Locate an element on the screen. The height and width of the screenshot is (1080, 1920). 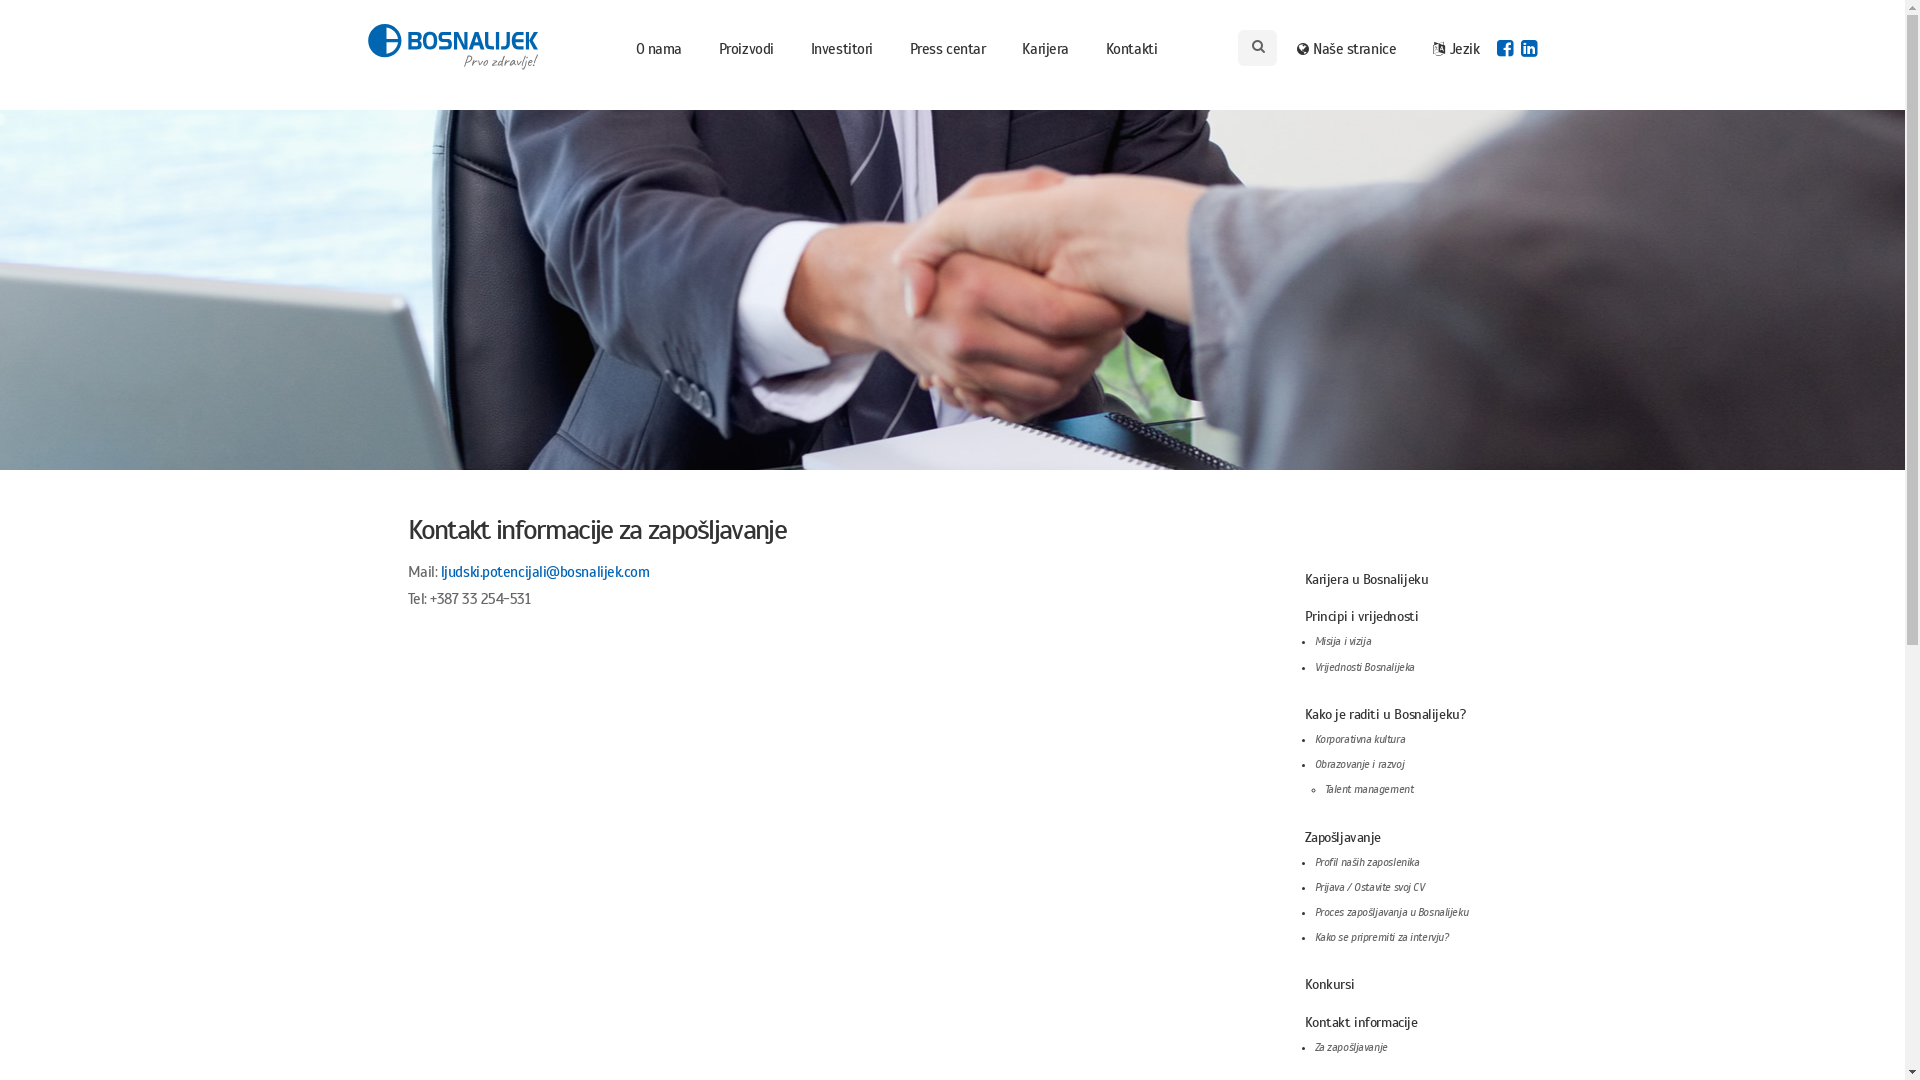
'Press centar' is located at coordinates (947, 48).